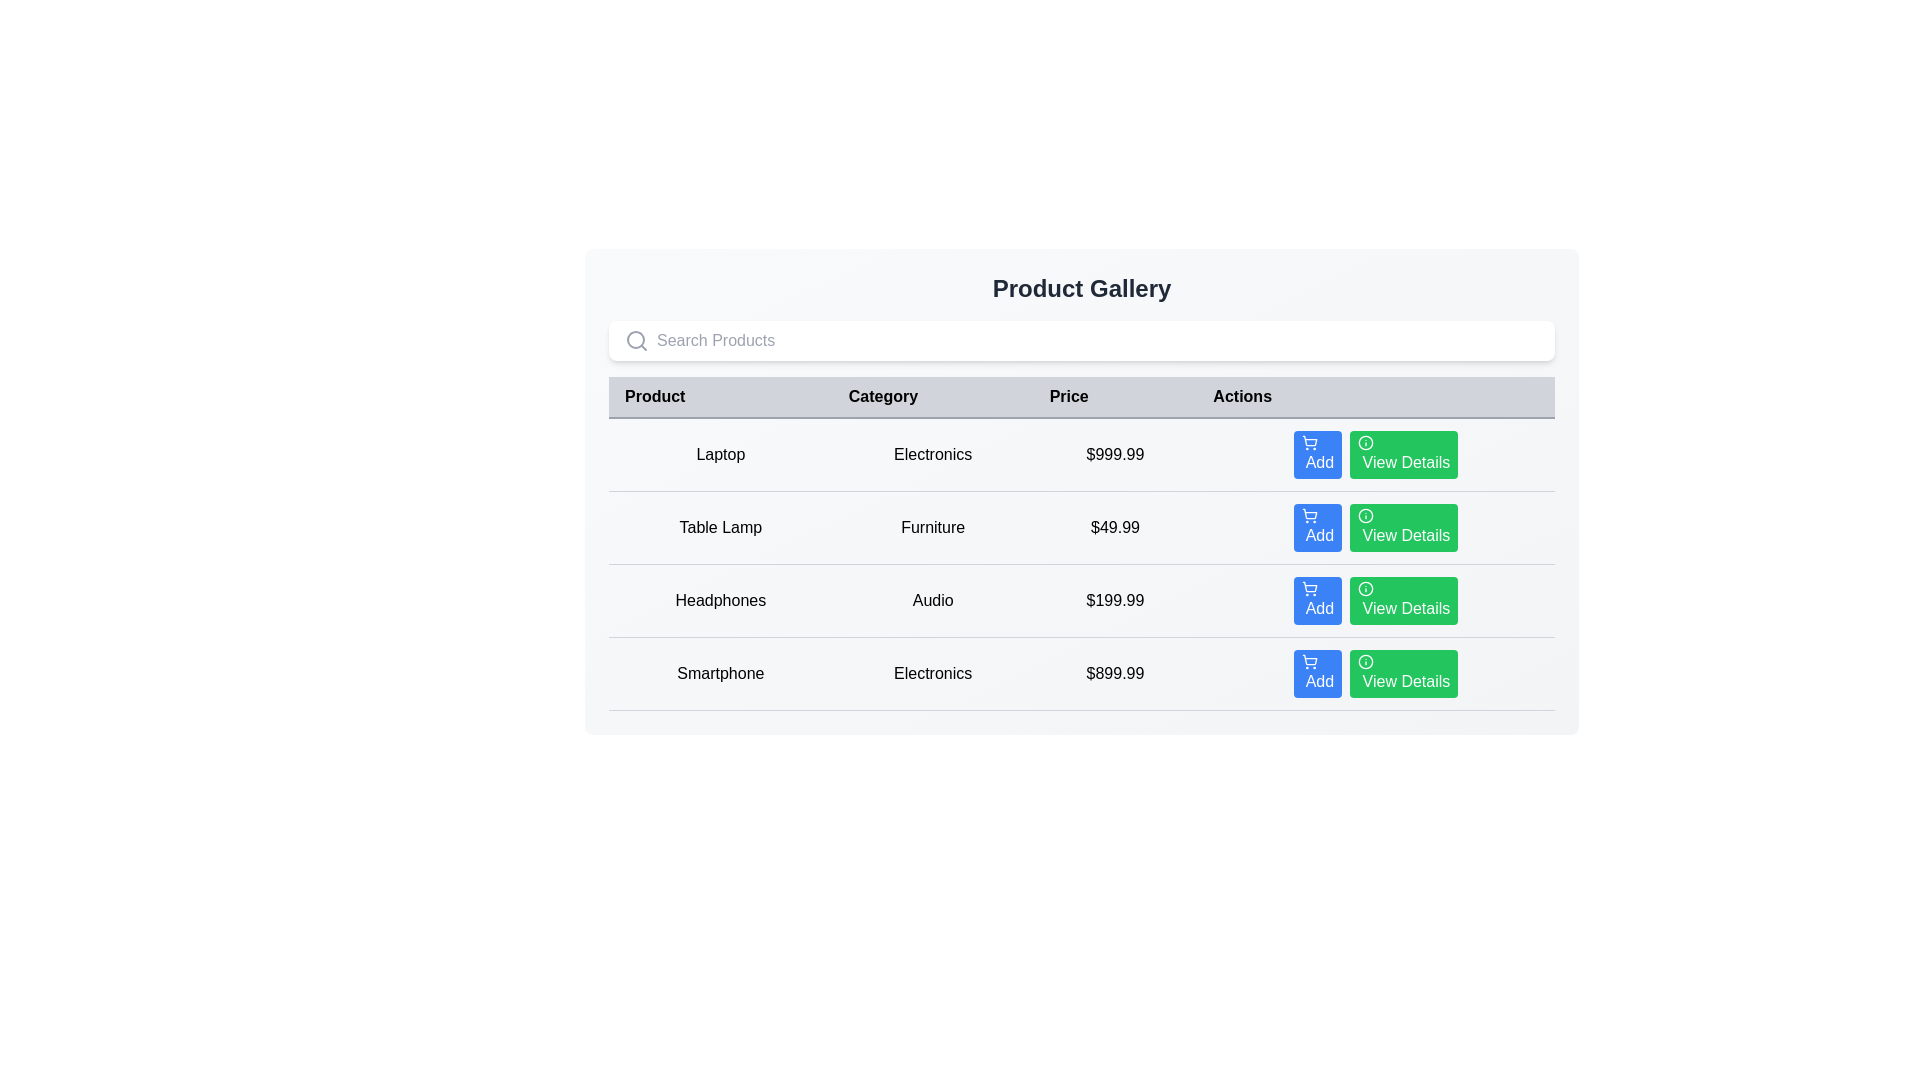 The height and width of the screenshot is (1080, 1920). Describe the element at coordinates (1114, 674) in the screenshot. I see `the text label displaying the price of the product in the fourth row, third column of the table, which is located above the 'Add' and 'View Details' buttons` at that location.